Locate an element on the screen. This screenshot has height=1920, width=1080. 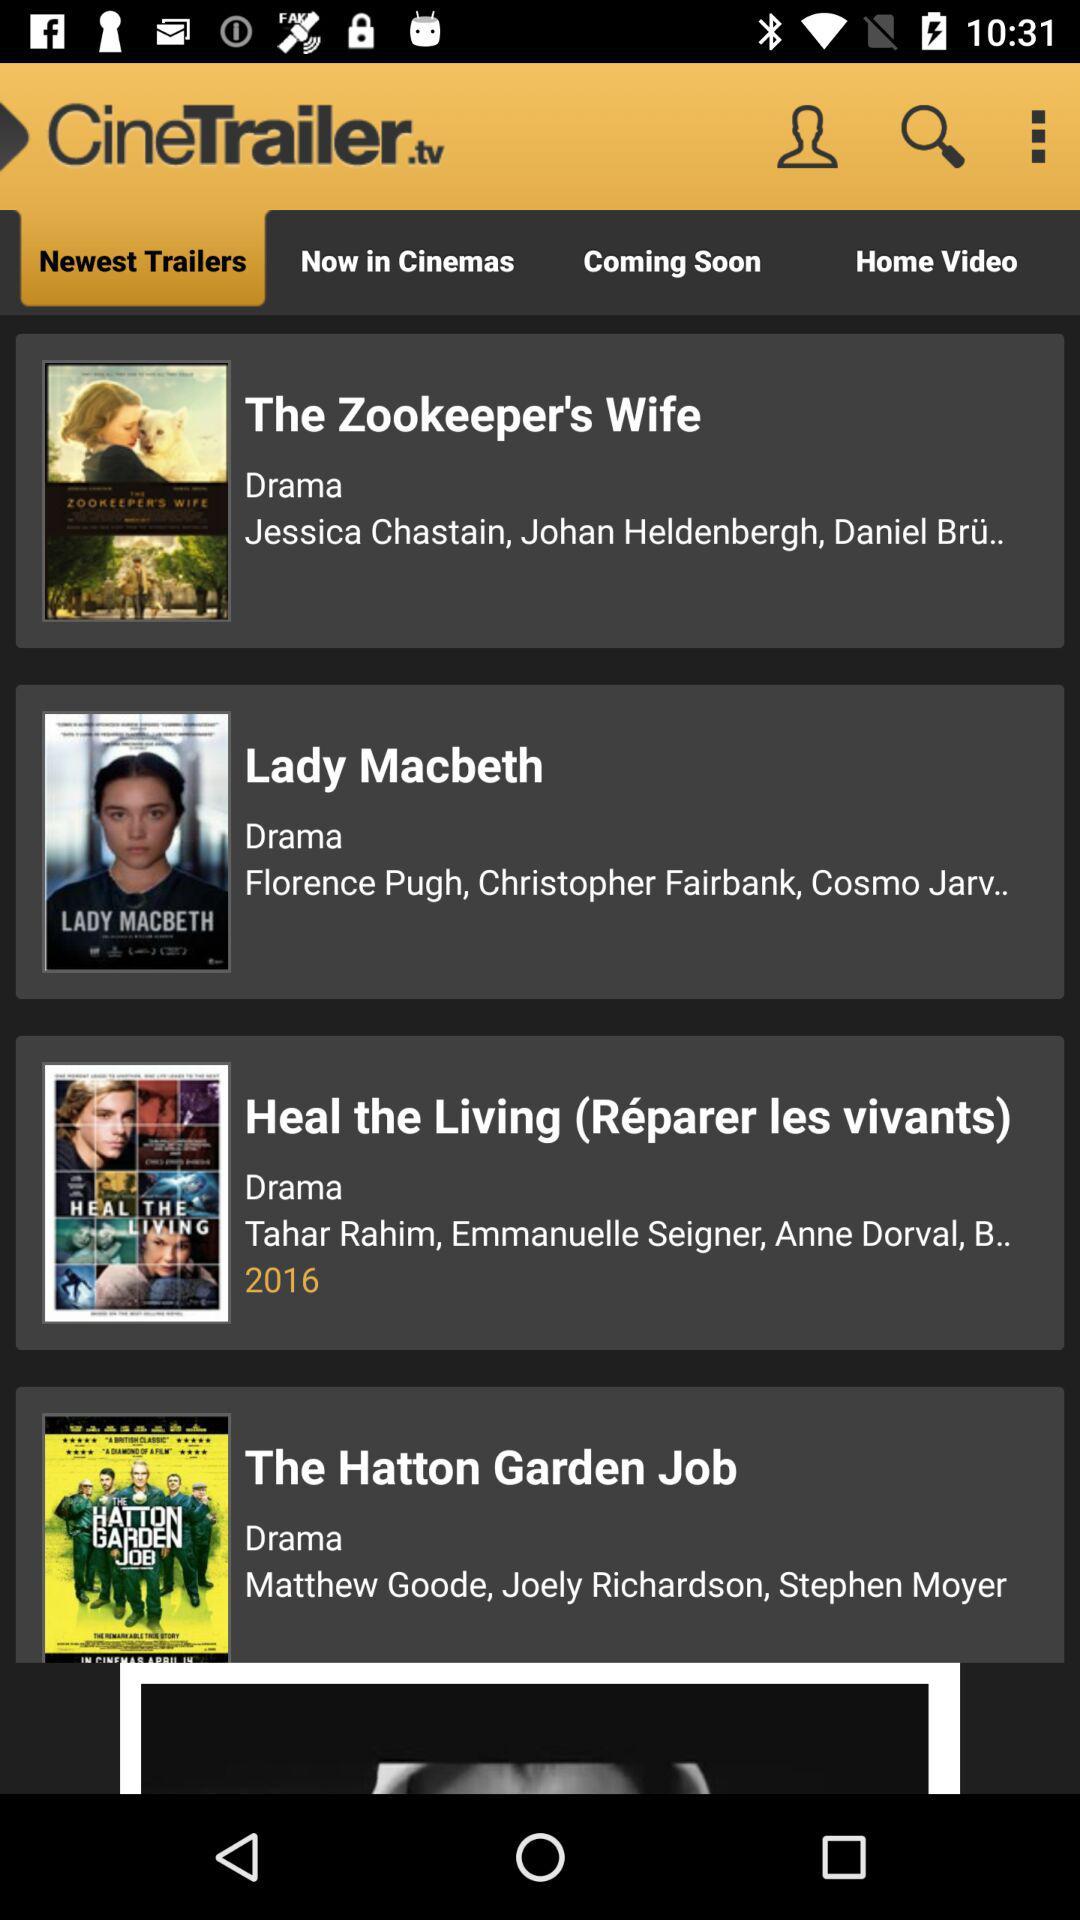
menu/ options/ settings is located at coordinates (1036, 135).